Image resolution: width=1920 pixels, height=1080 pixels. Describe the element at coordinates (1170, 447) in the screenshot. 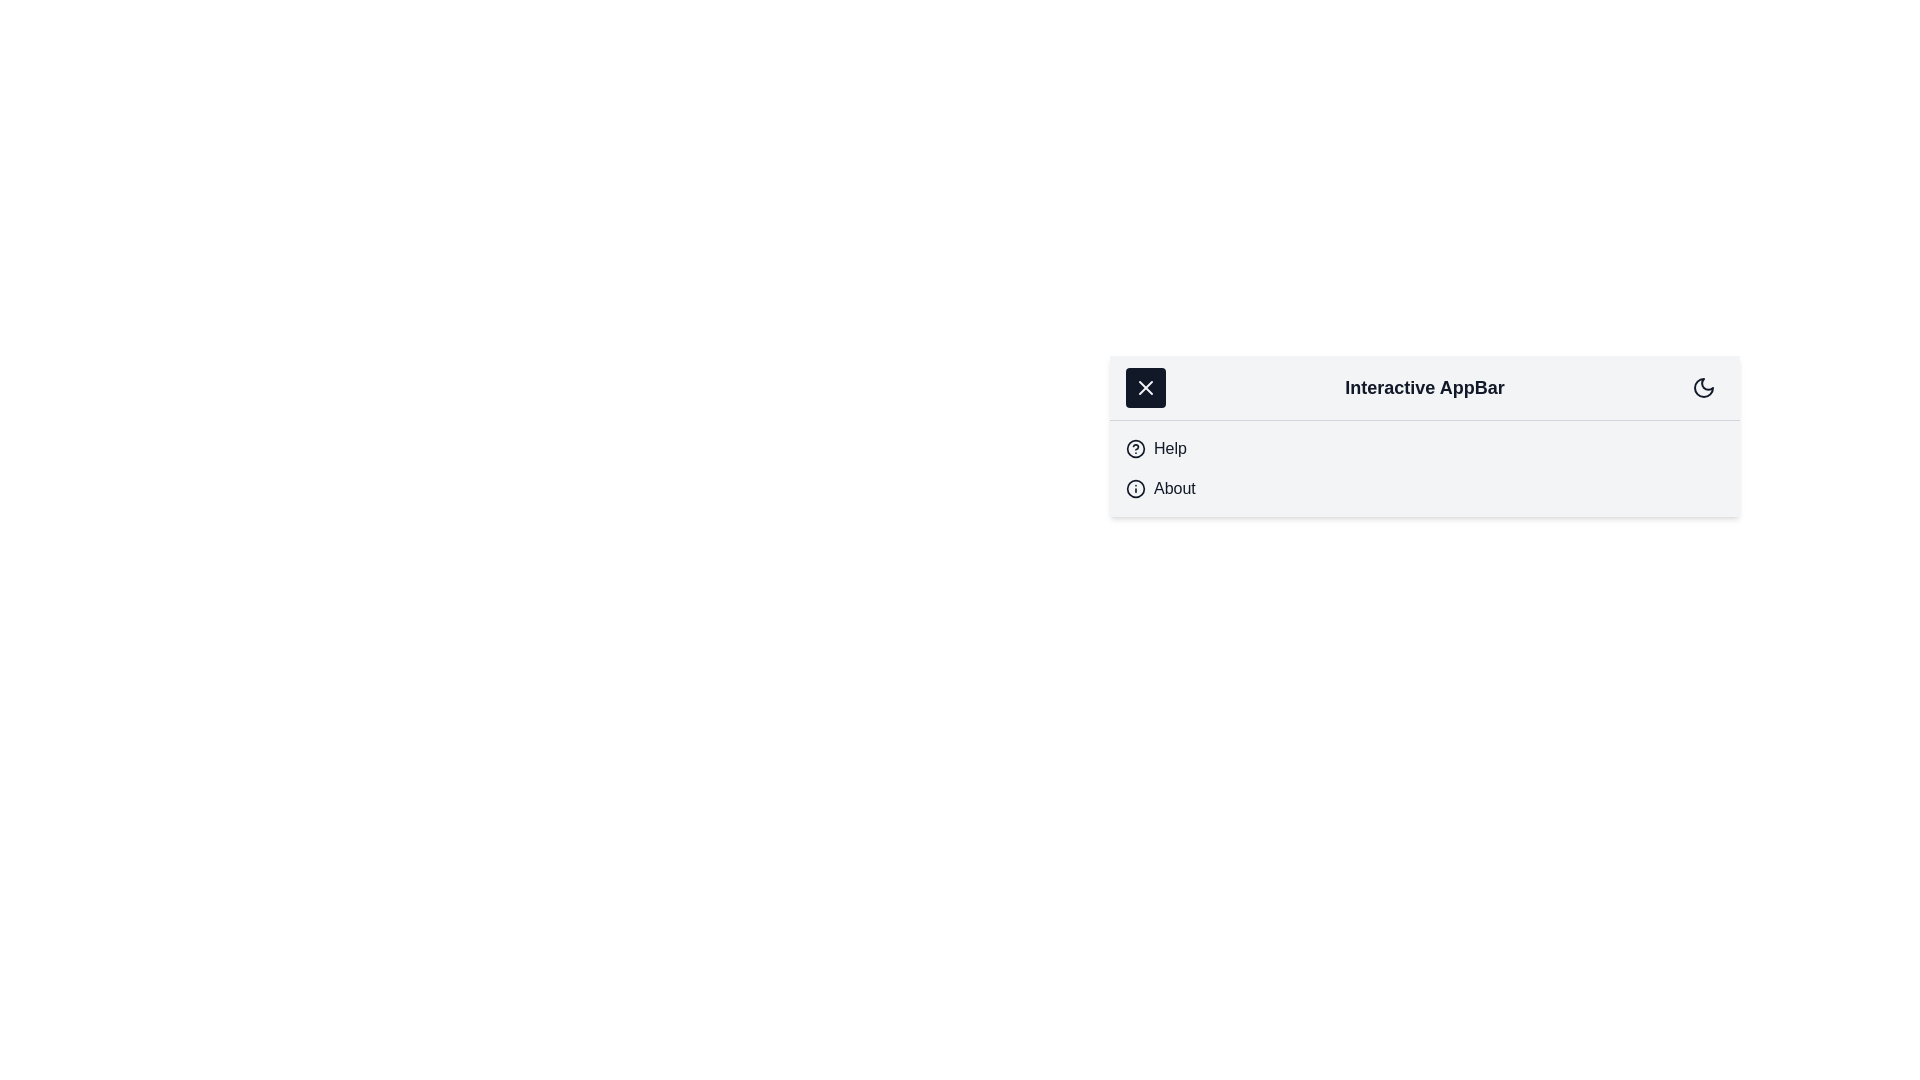

I see `the menu item Help from the menu` at that location.